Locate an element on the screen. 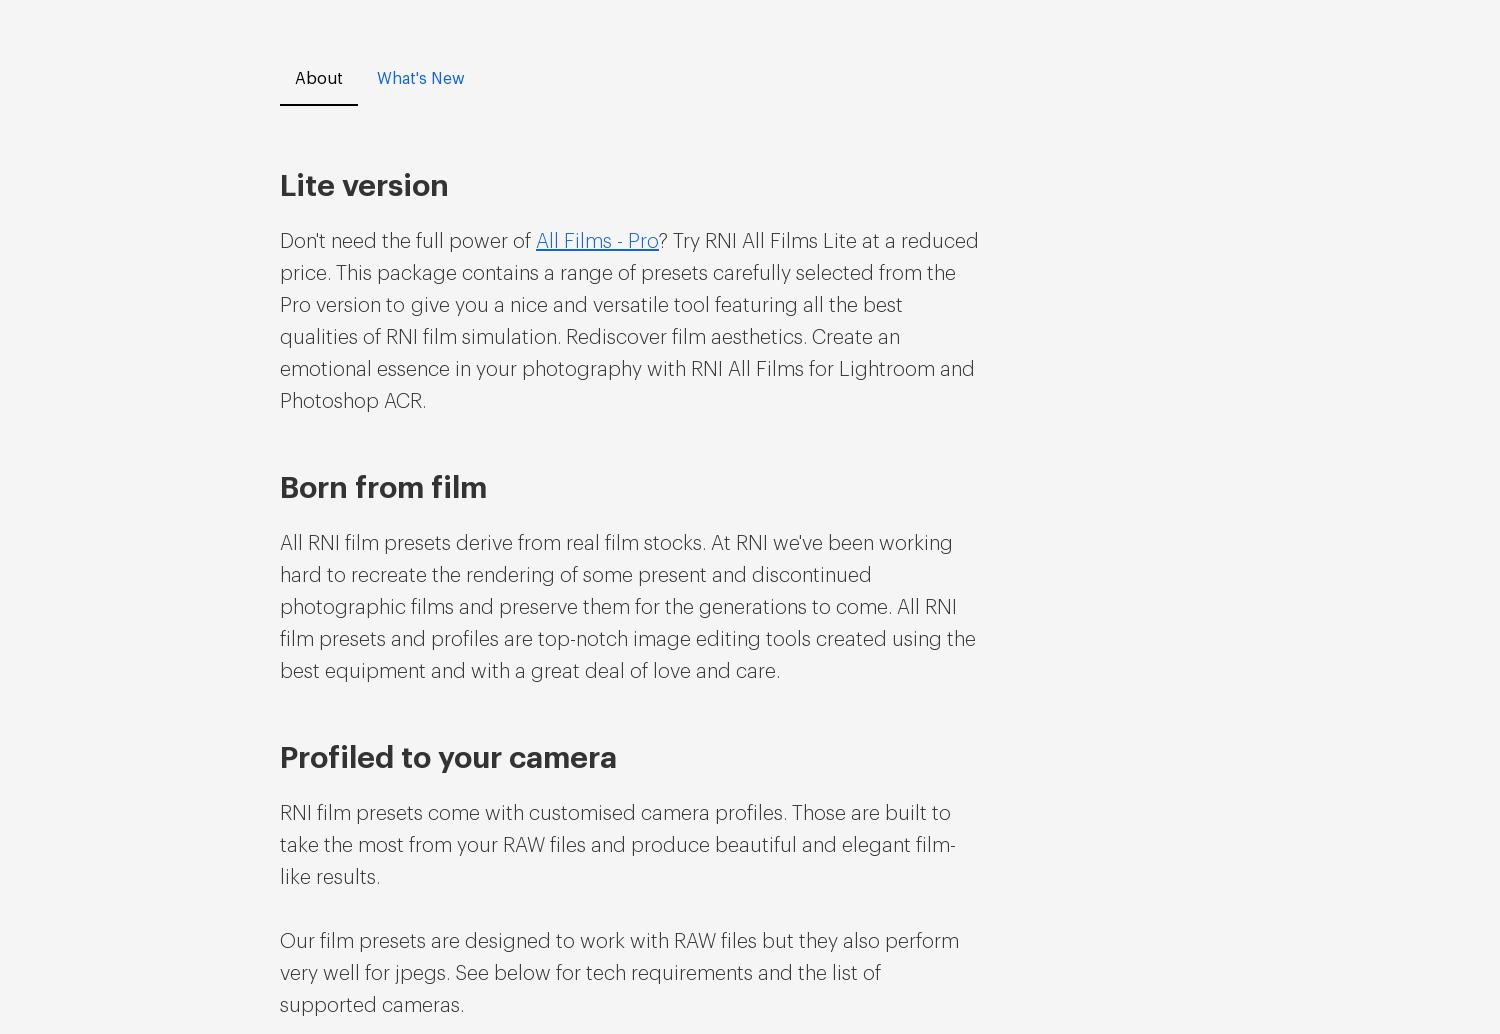  'All Films - Pro' is located at coordinates (535, 241).